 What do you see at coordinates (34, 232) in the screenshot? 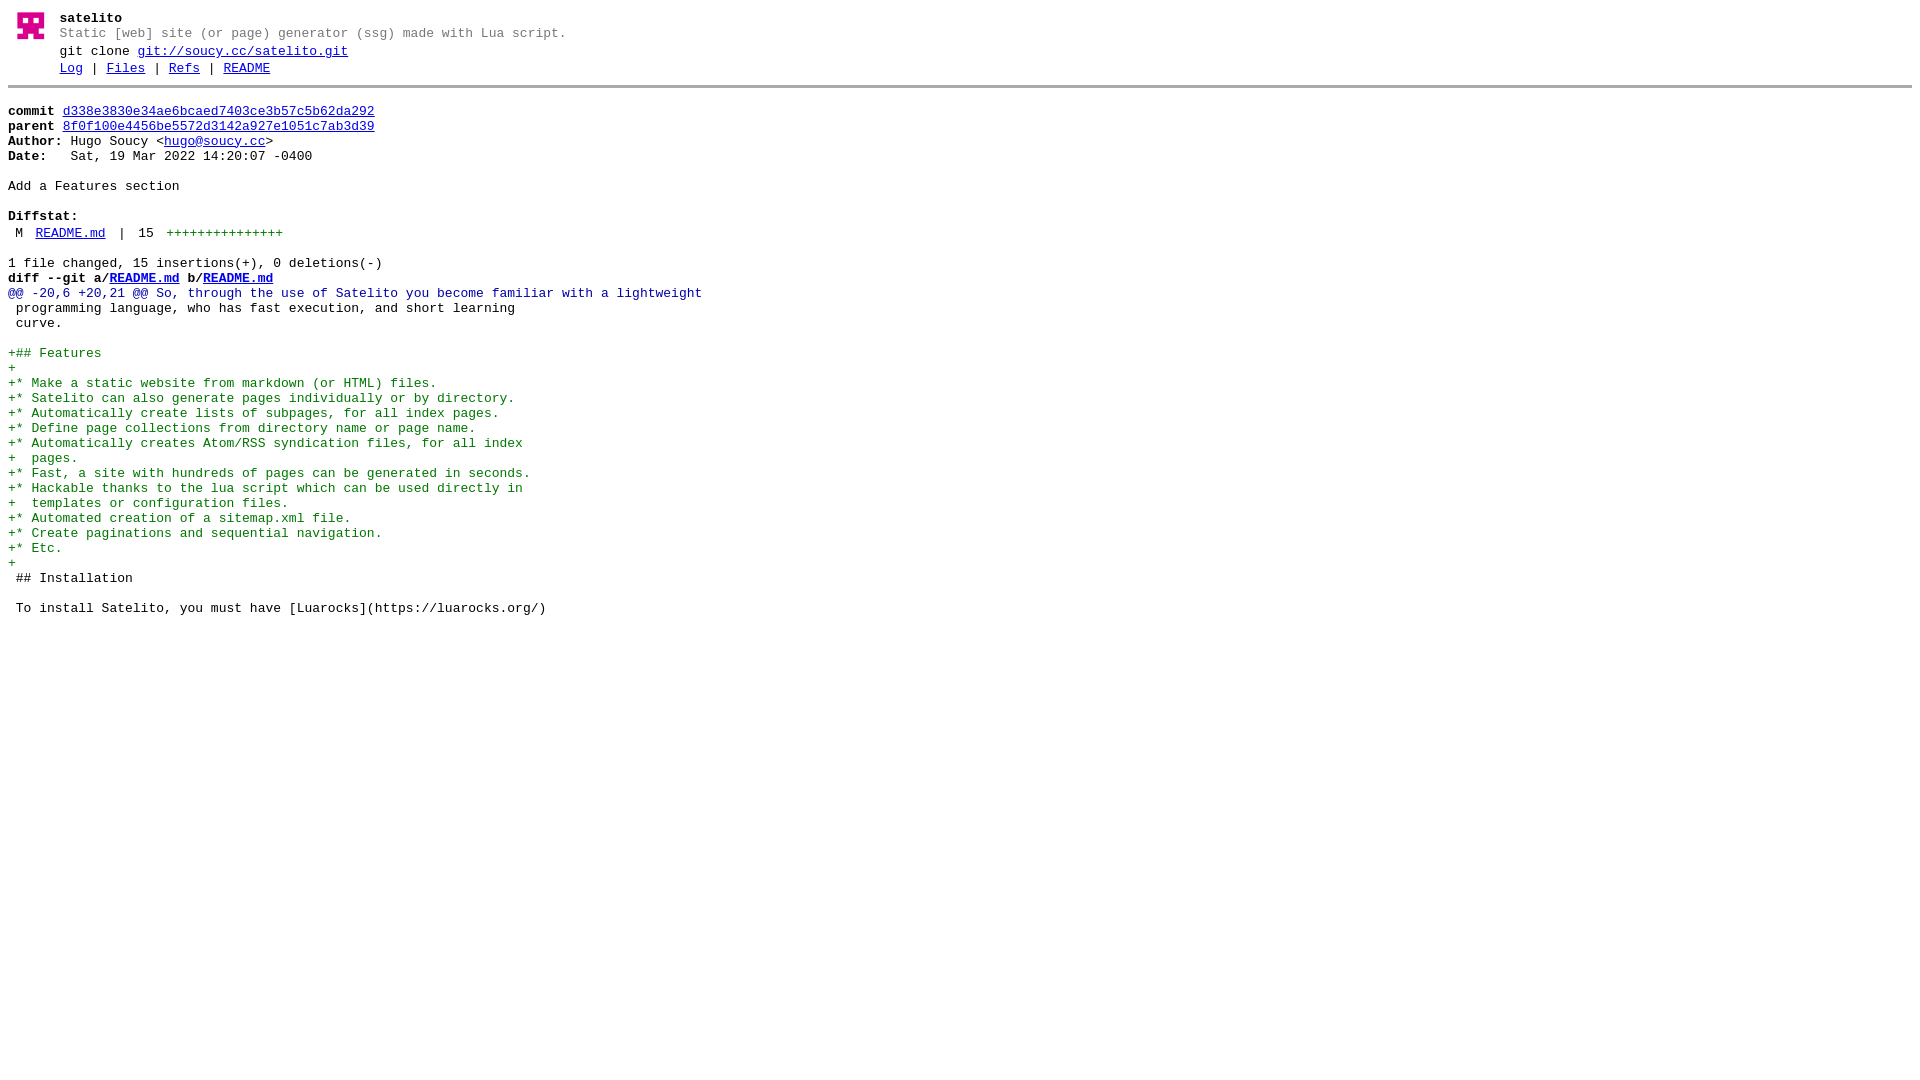
I see `'README.md'` at bounding box center [34, 232].